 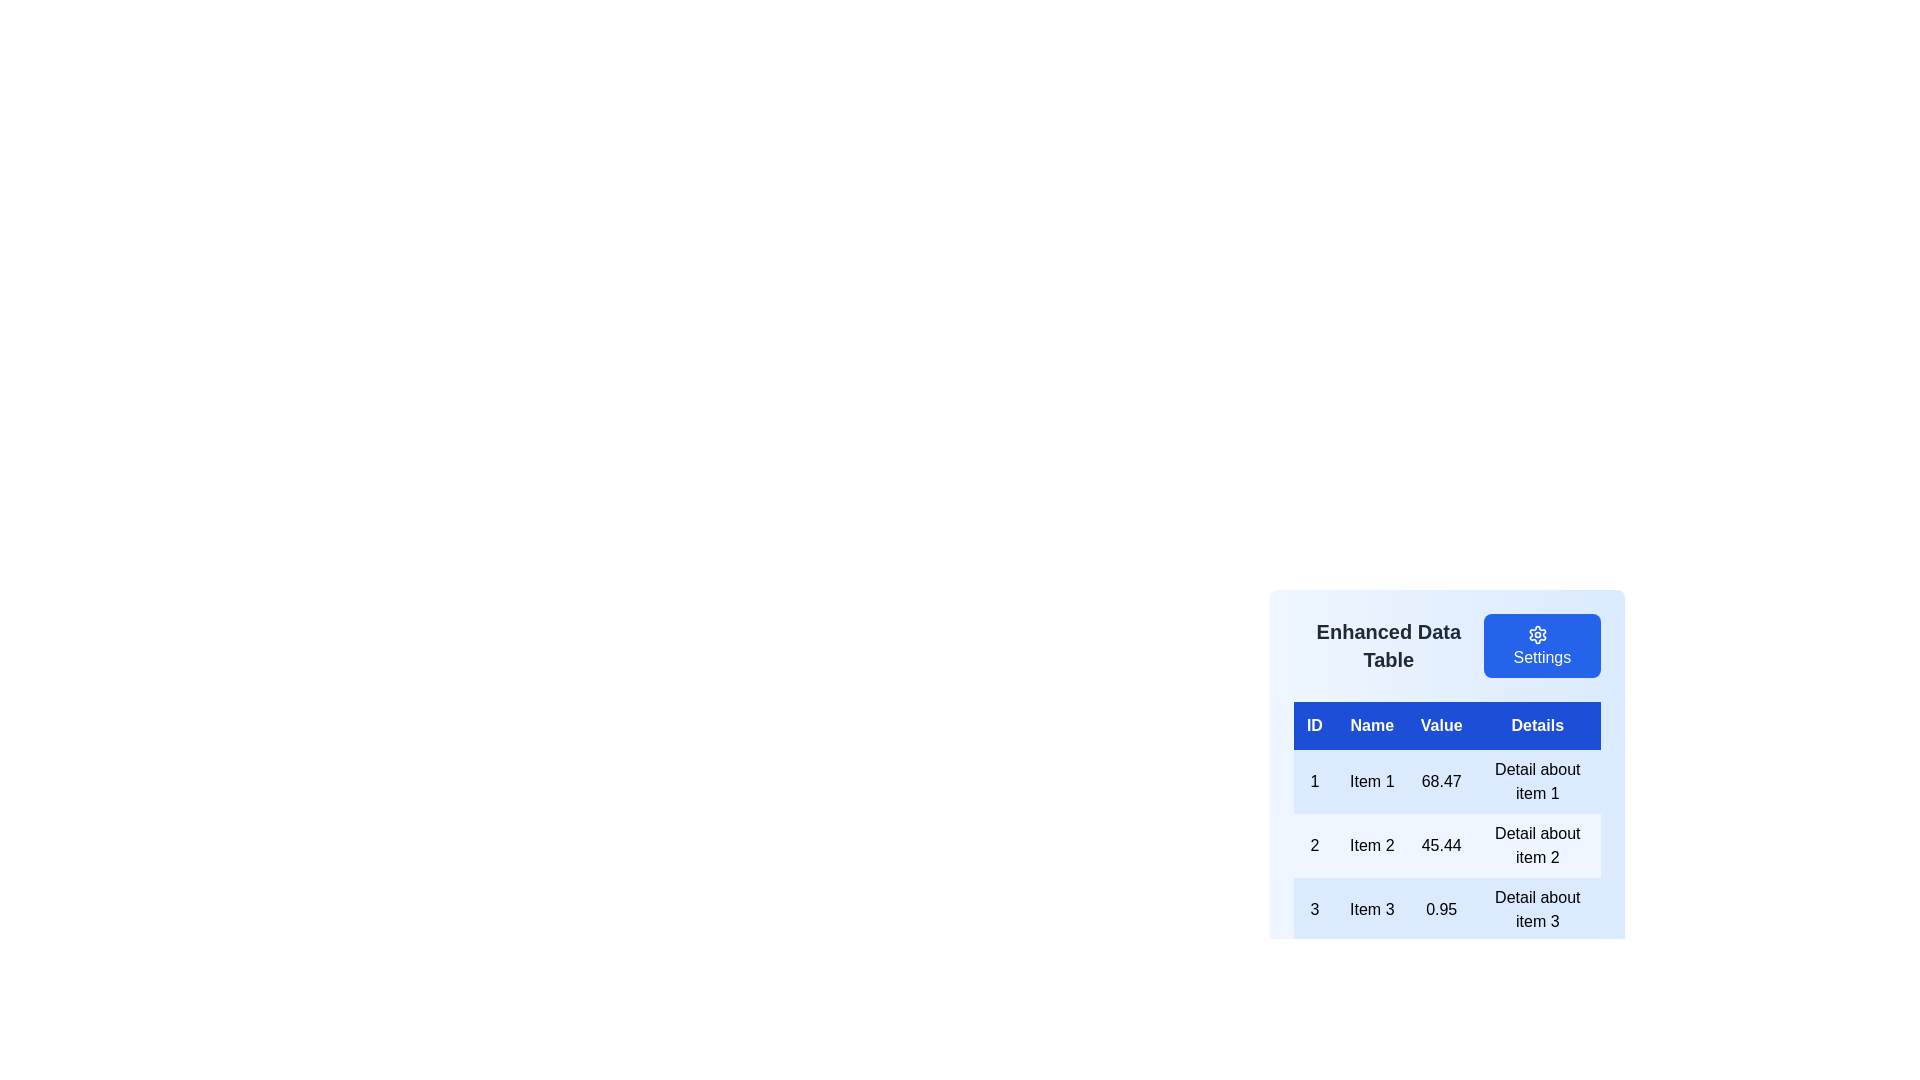 I want to click on 'Settings' button to open the settings options, so click(x=1540, y=645).